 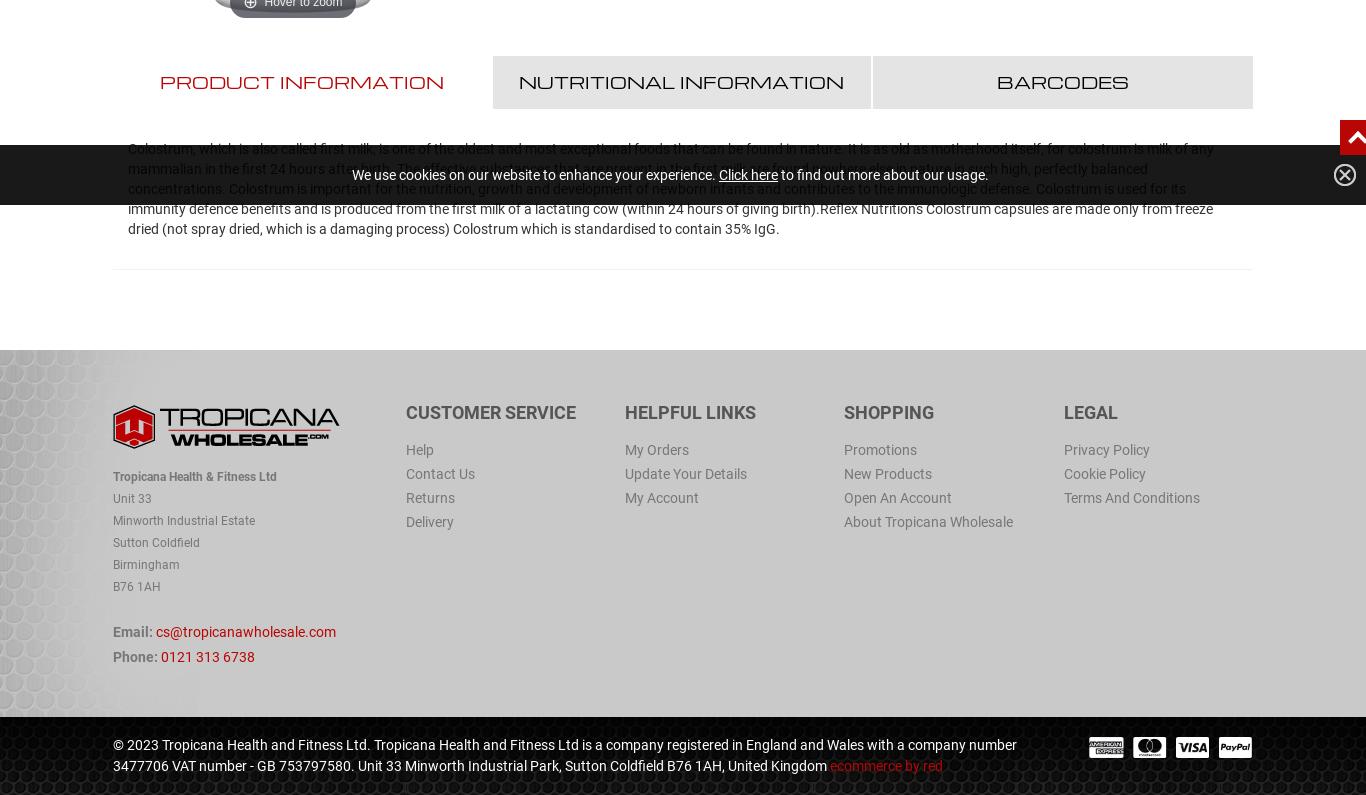 I want to click on 'Open An Account', so click(x=843, y=497).